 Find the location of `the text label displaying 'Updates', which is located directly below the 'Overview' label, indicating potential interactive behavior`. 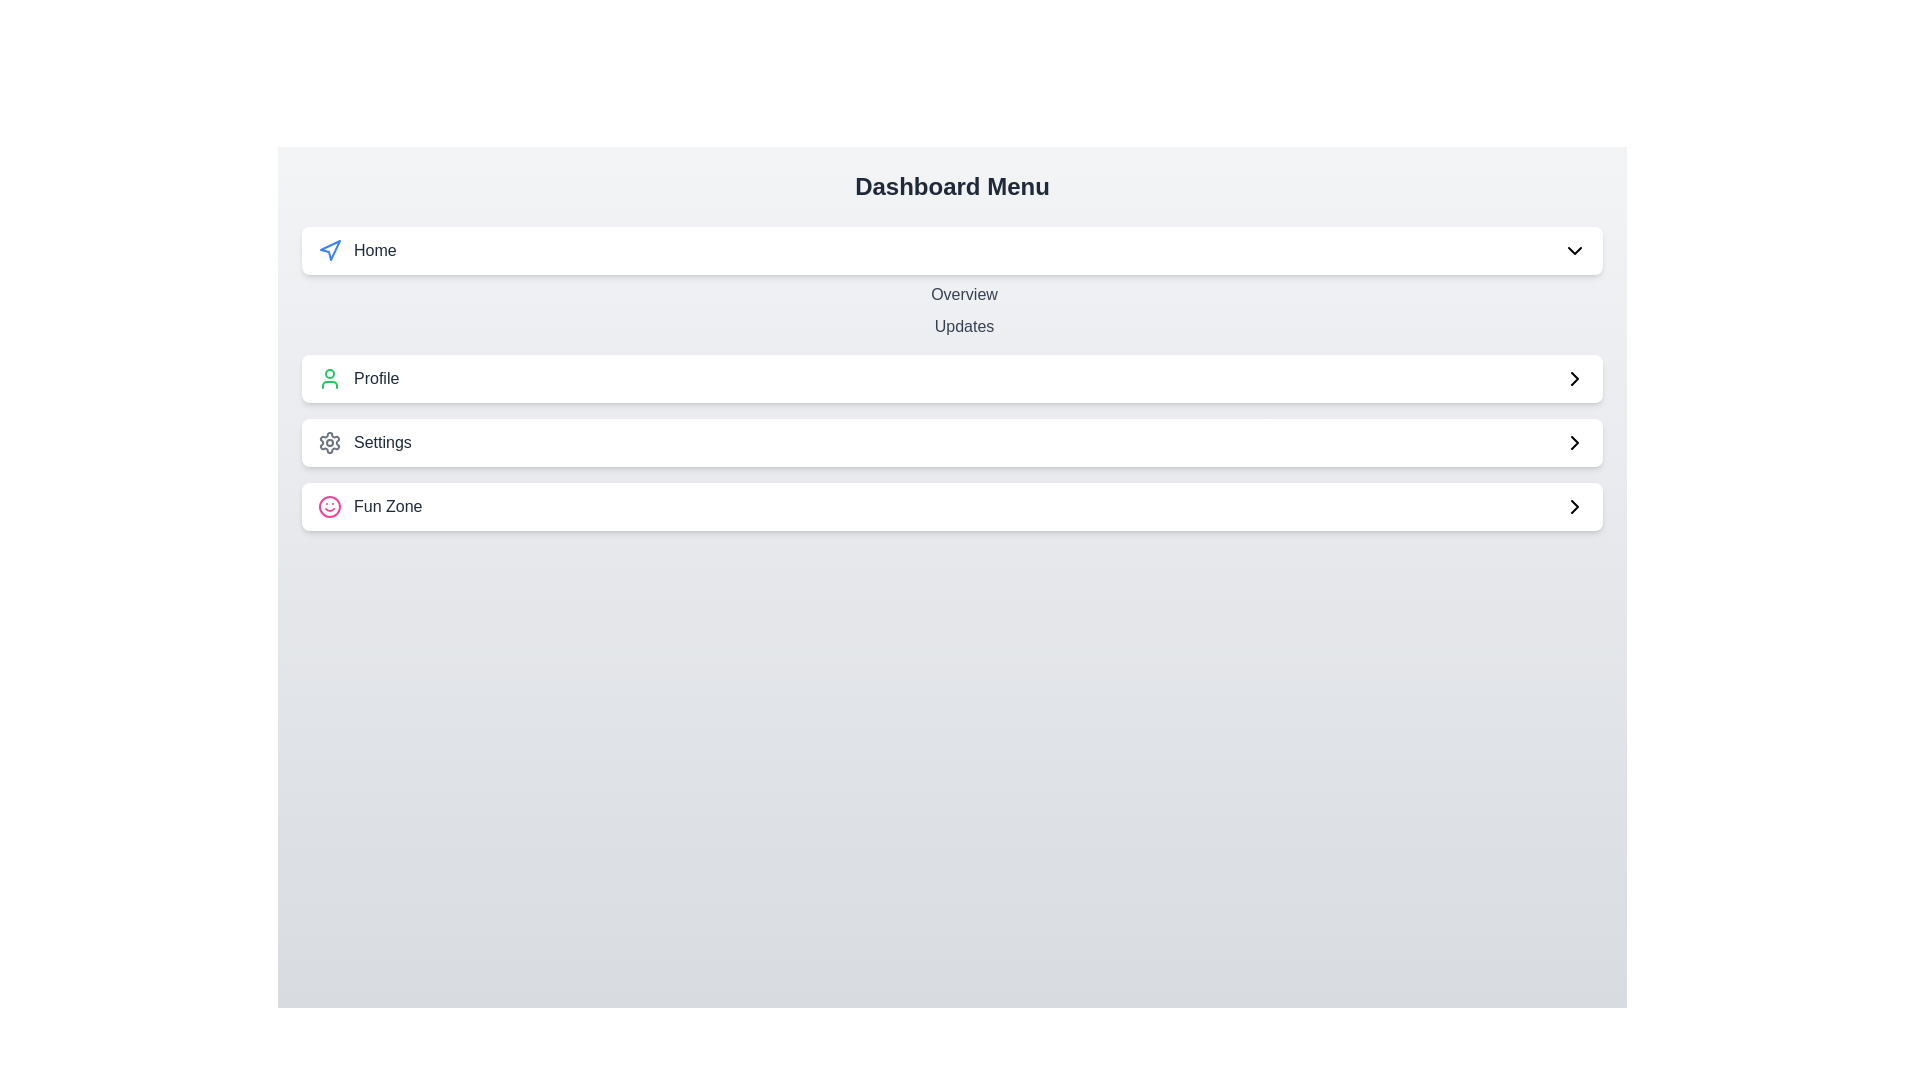

the text label displaying 'Updates', which is located directly below the 'Overview' label, indicating potential interactive behavior is located at coordinates (964, 326).